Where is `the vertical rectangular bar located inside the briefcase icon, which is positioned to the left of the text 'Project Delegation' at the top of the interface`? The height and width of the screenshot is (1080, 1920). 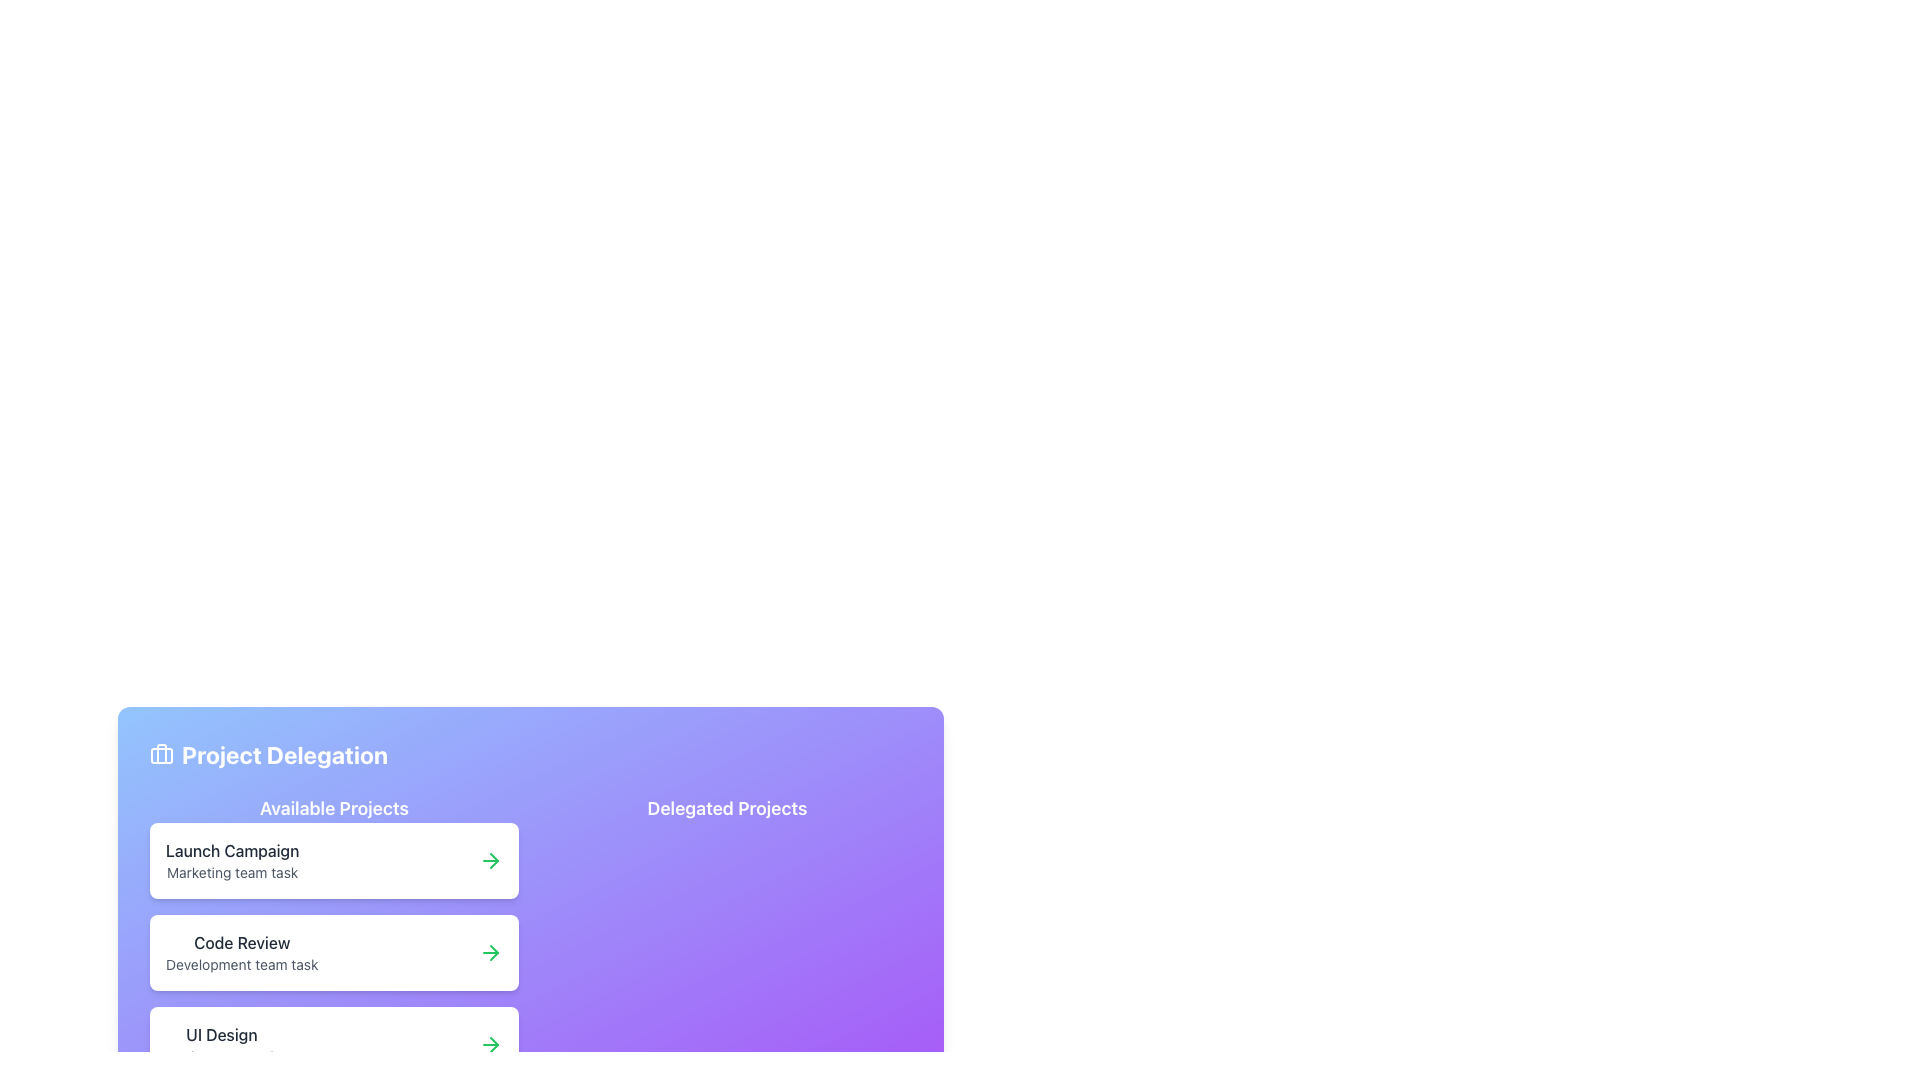 the vertical rectangular bar located inside the briefcase icon, which is positioned to the left of the text 'Project Delegation' at the top of the interface is located at coordinates (162, 753).